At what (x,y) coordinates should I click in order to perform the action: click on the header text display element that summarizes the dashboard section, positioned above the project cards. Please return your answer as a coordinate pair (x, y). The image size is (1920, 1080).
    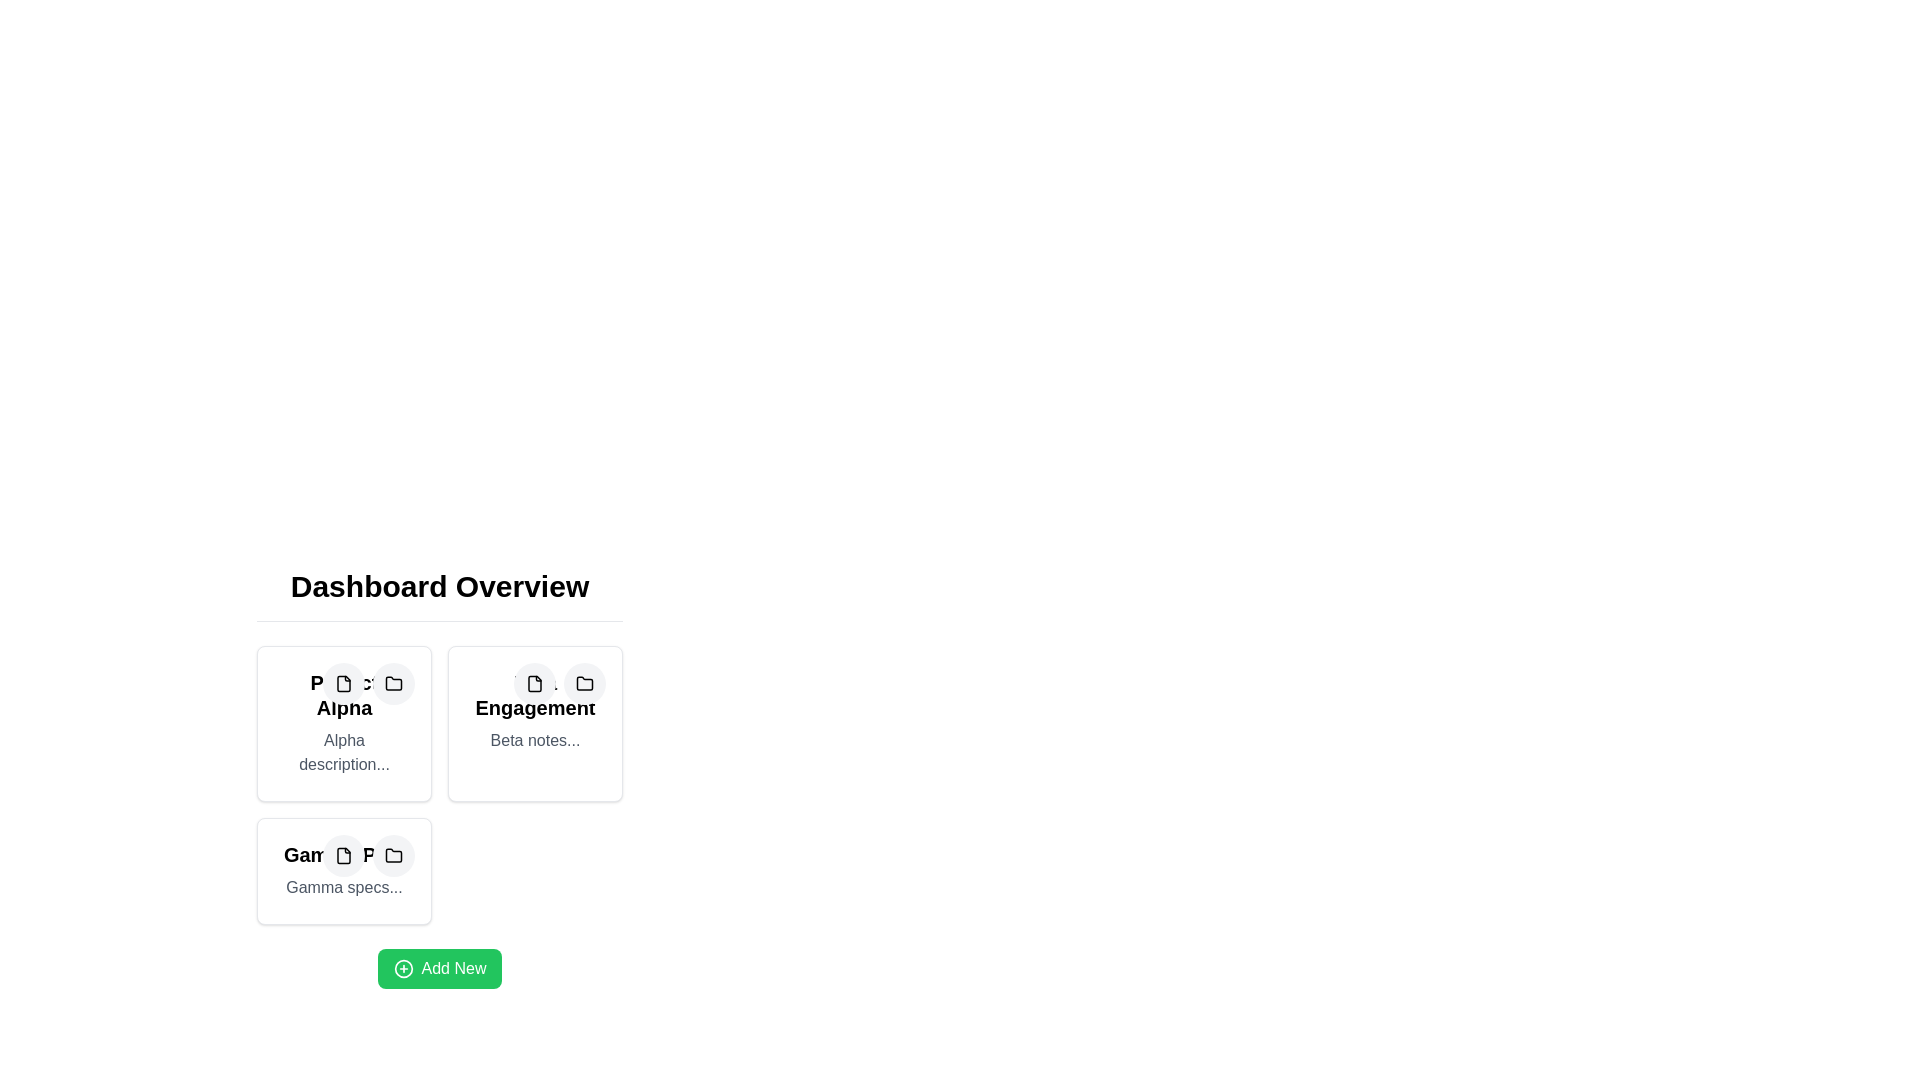
    Looking at the image, I should click on (439, 593).